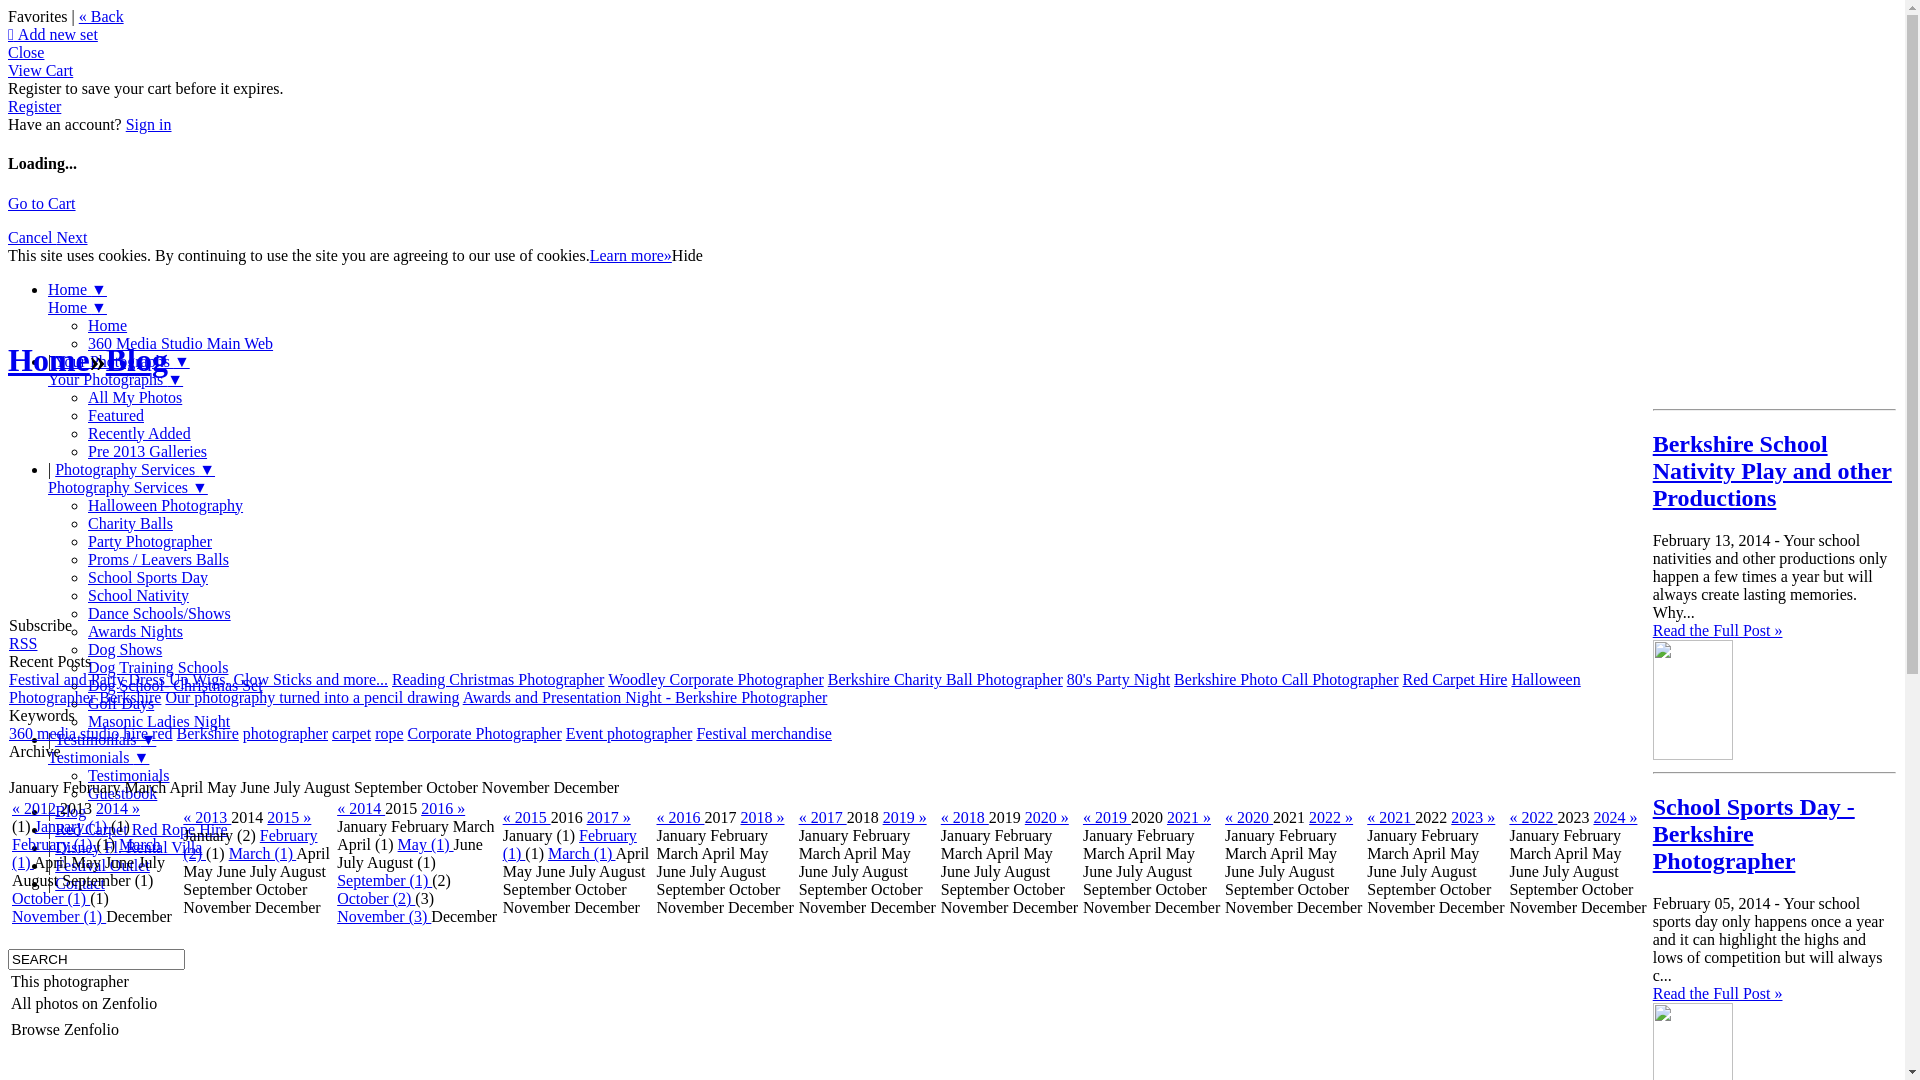 This screenshot has width=1920, height=1080. I want to click on 'School Sports Day', so click(86, 577).